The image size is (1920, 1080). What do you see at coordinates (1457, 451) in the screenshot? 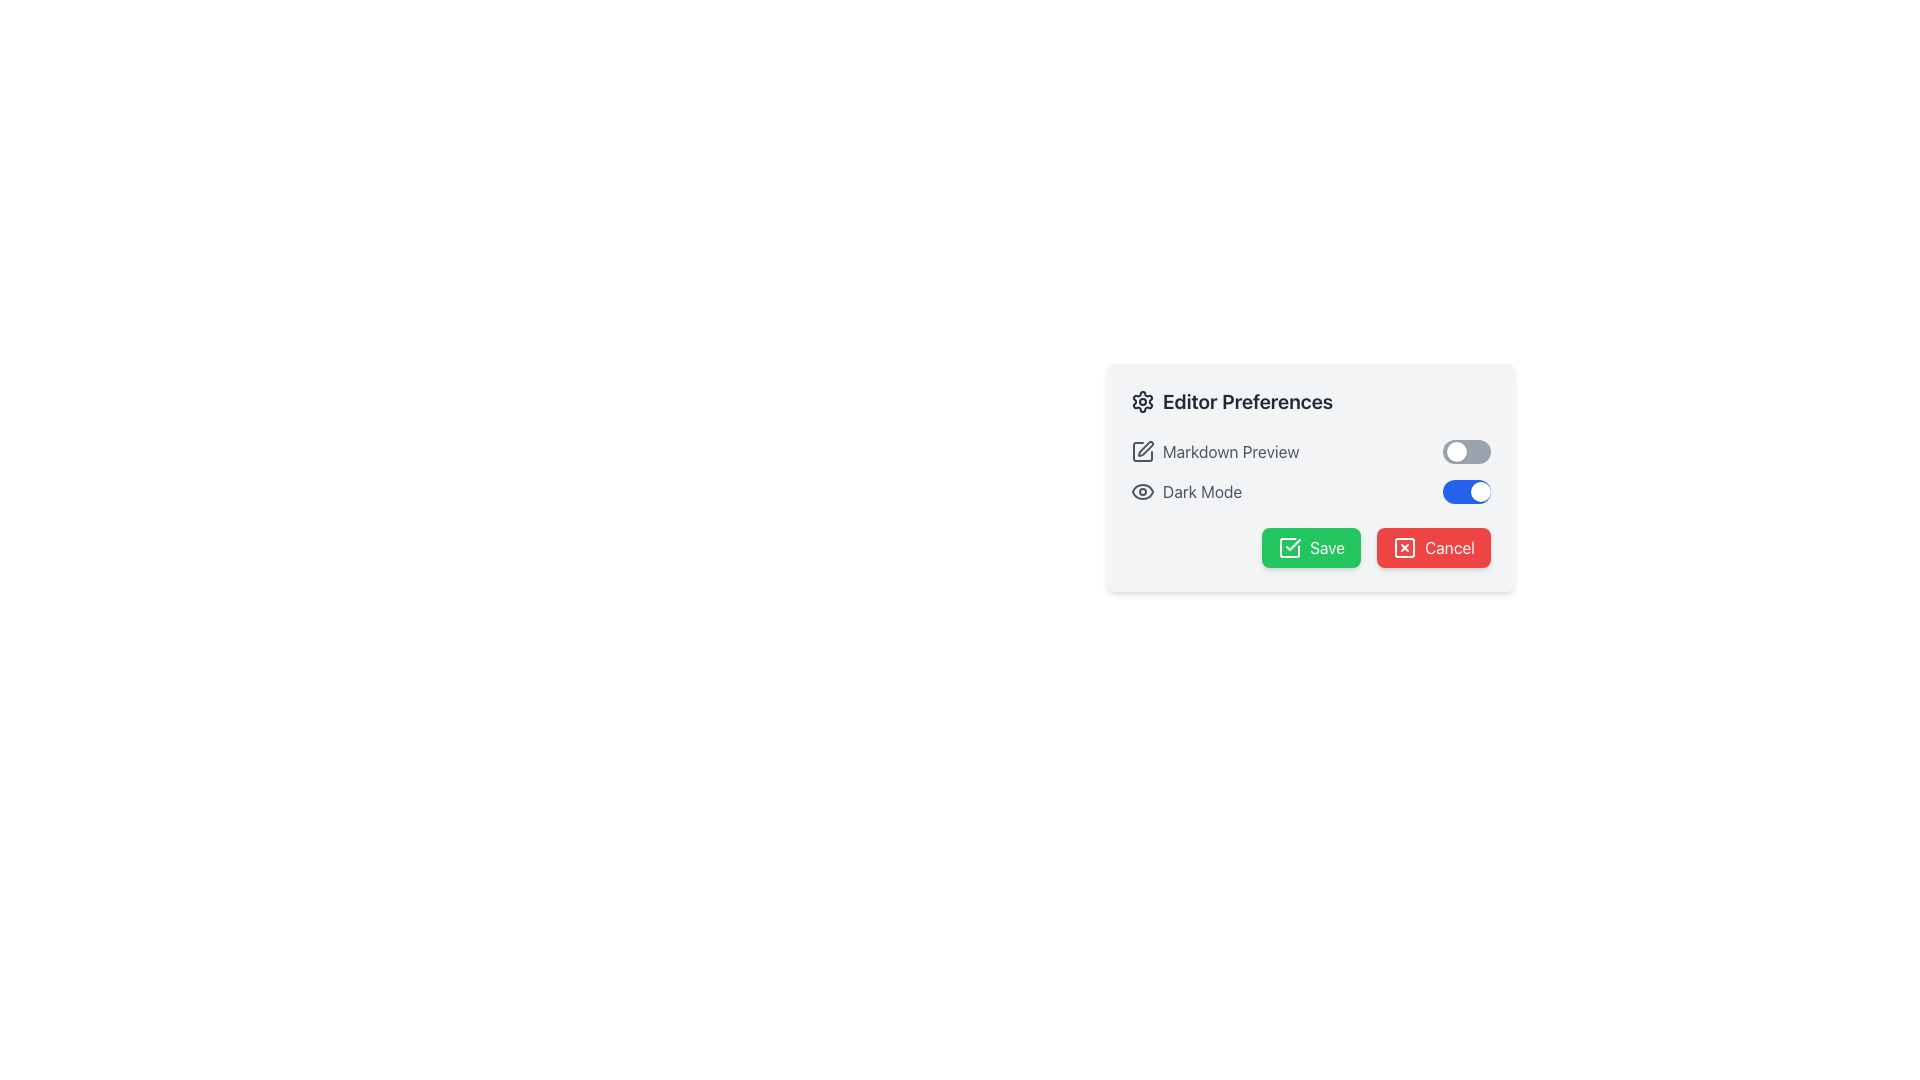
I see `the toggle switch knob for the 'Markdown Preview' setting located within the 'Editor Preferences' area to trigger interaction effects` at bounding box center [1457, 451].